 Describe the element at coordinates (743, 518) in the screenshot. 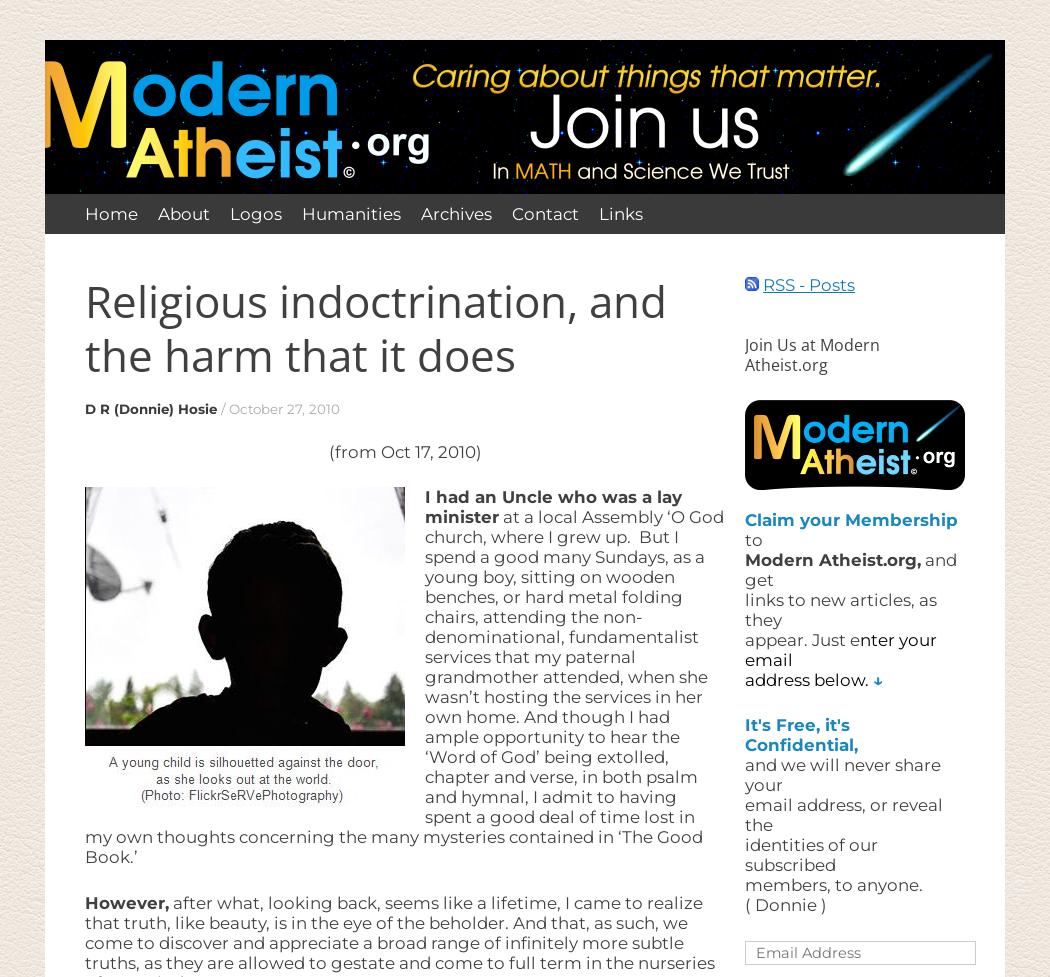

I see `'Claim your'` at that location.